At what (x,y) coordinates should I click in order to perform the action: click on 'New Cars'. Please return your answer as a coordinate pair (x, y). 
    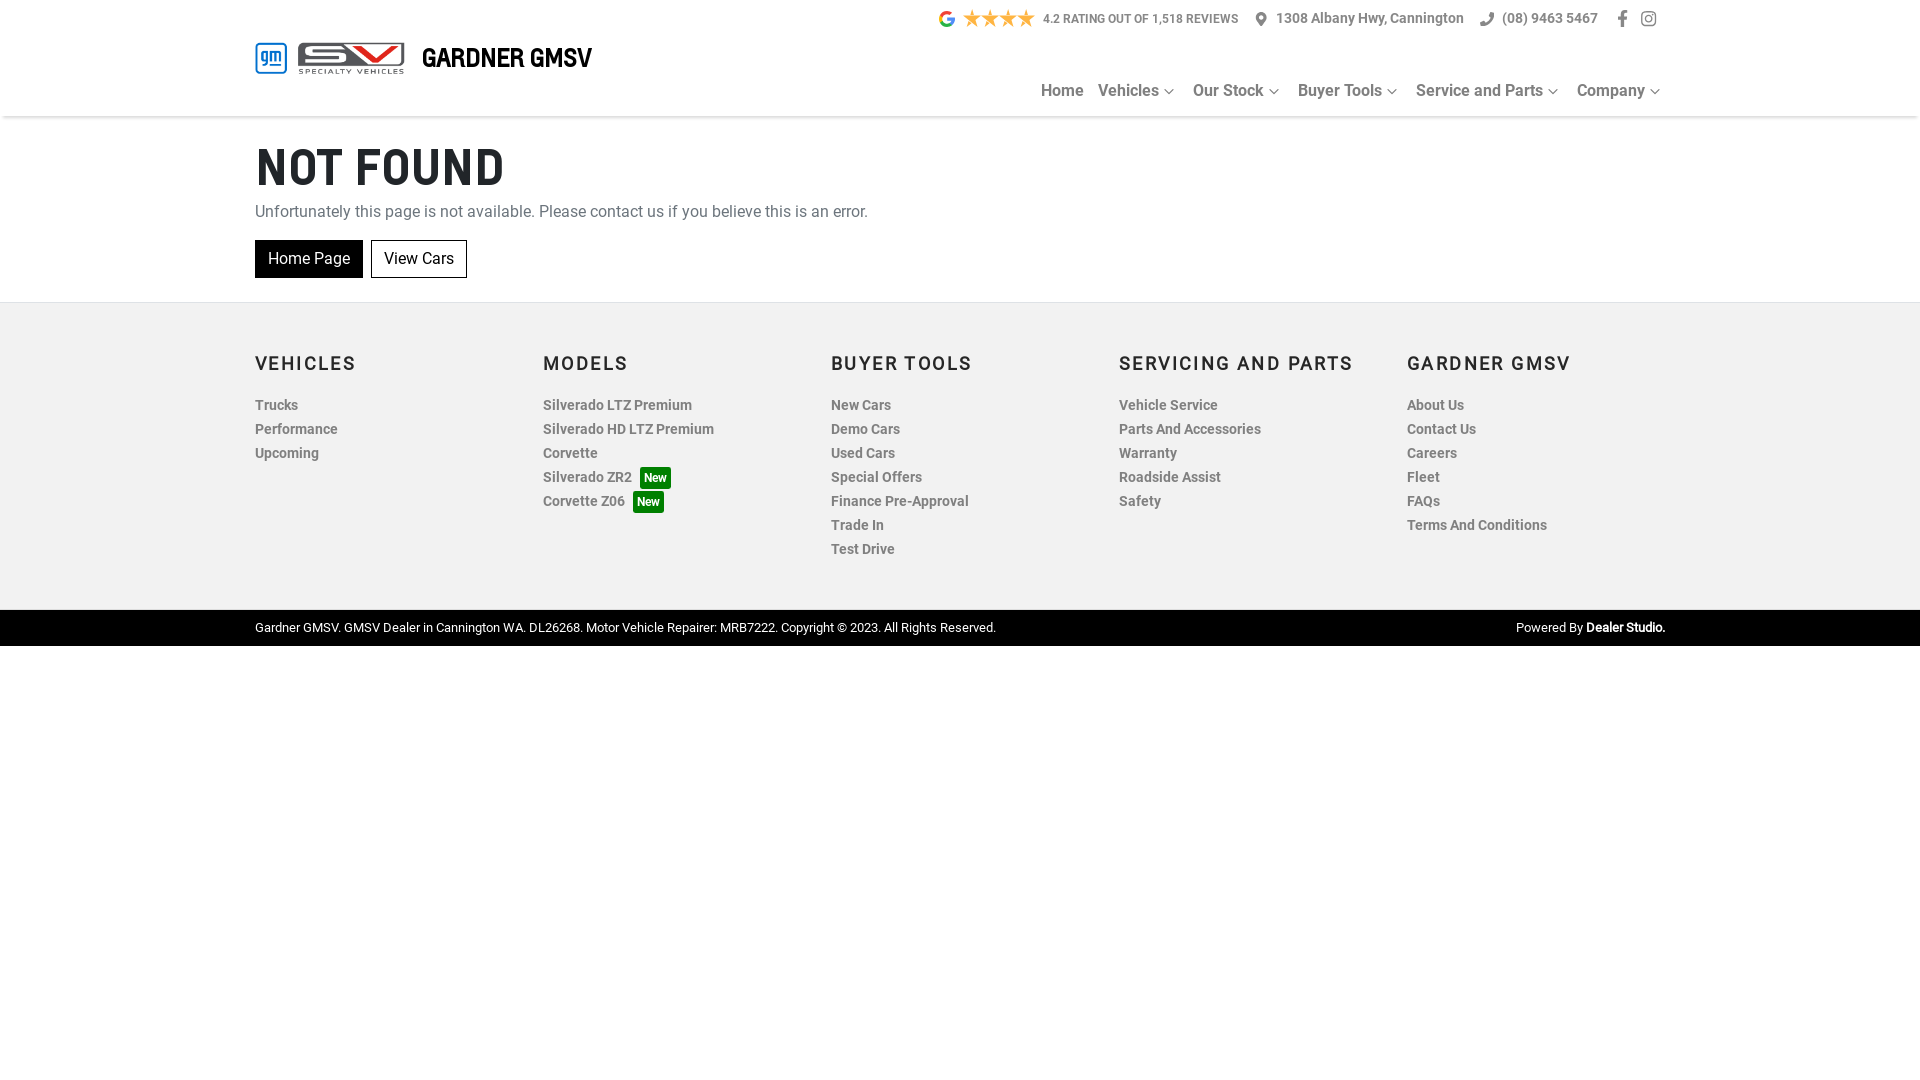
    Looking at the image, I should click on (860, 405).